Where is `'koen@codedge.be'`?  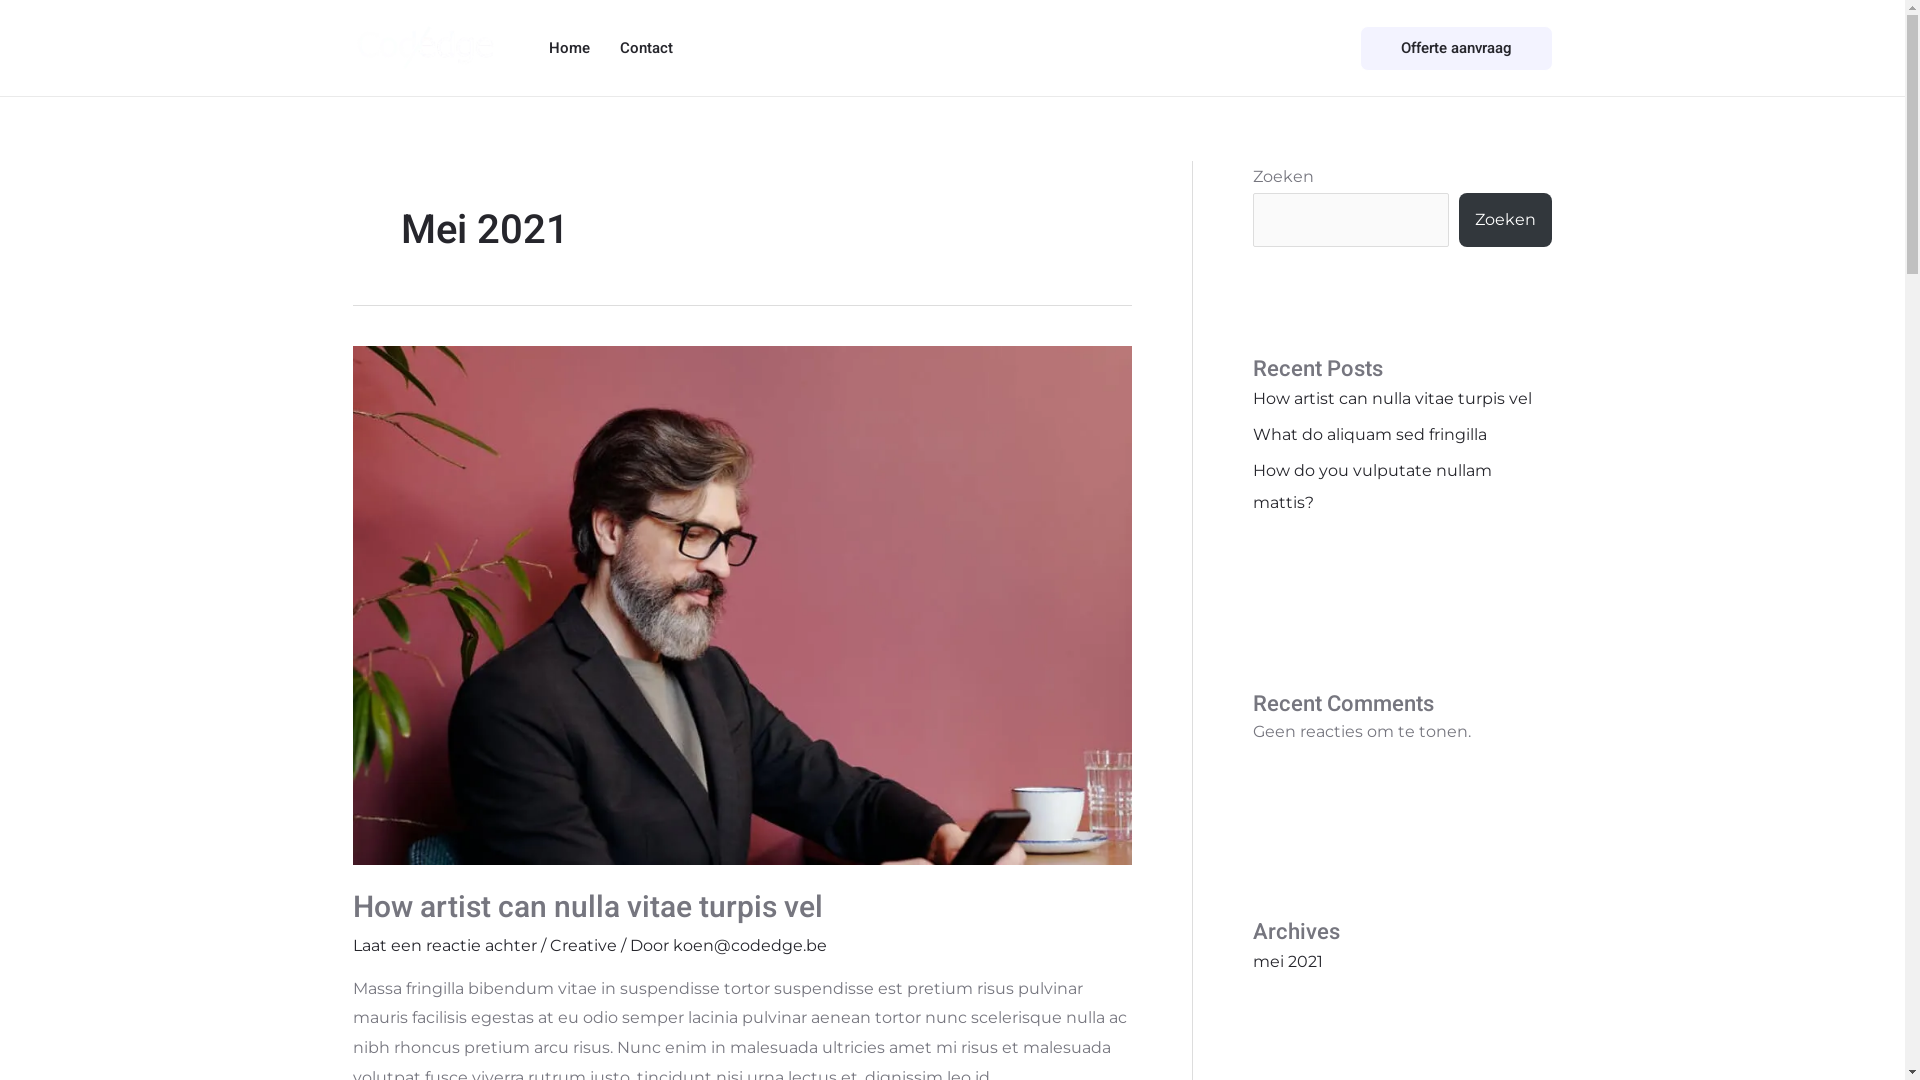 'koen@codedge.be' is located at coordinates (747, 945).